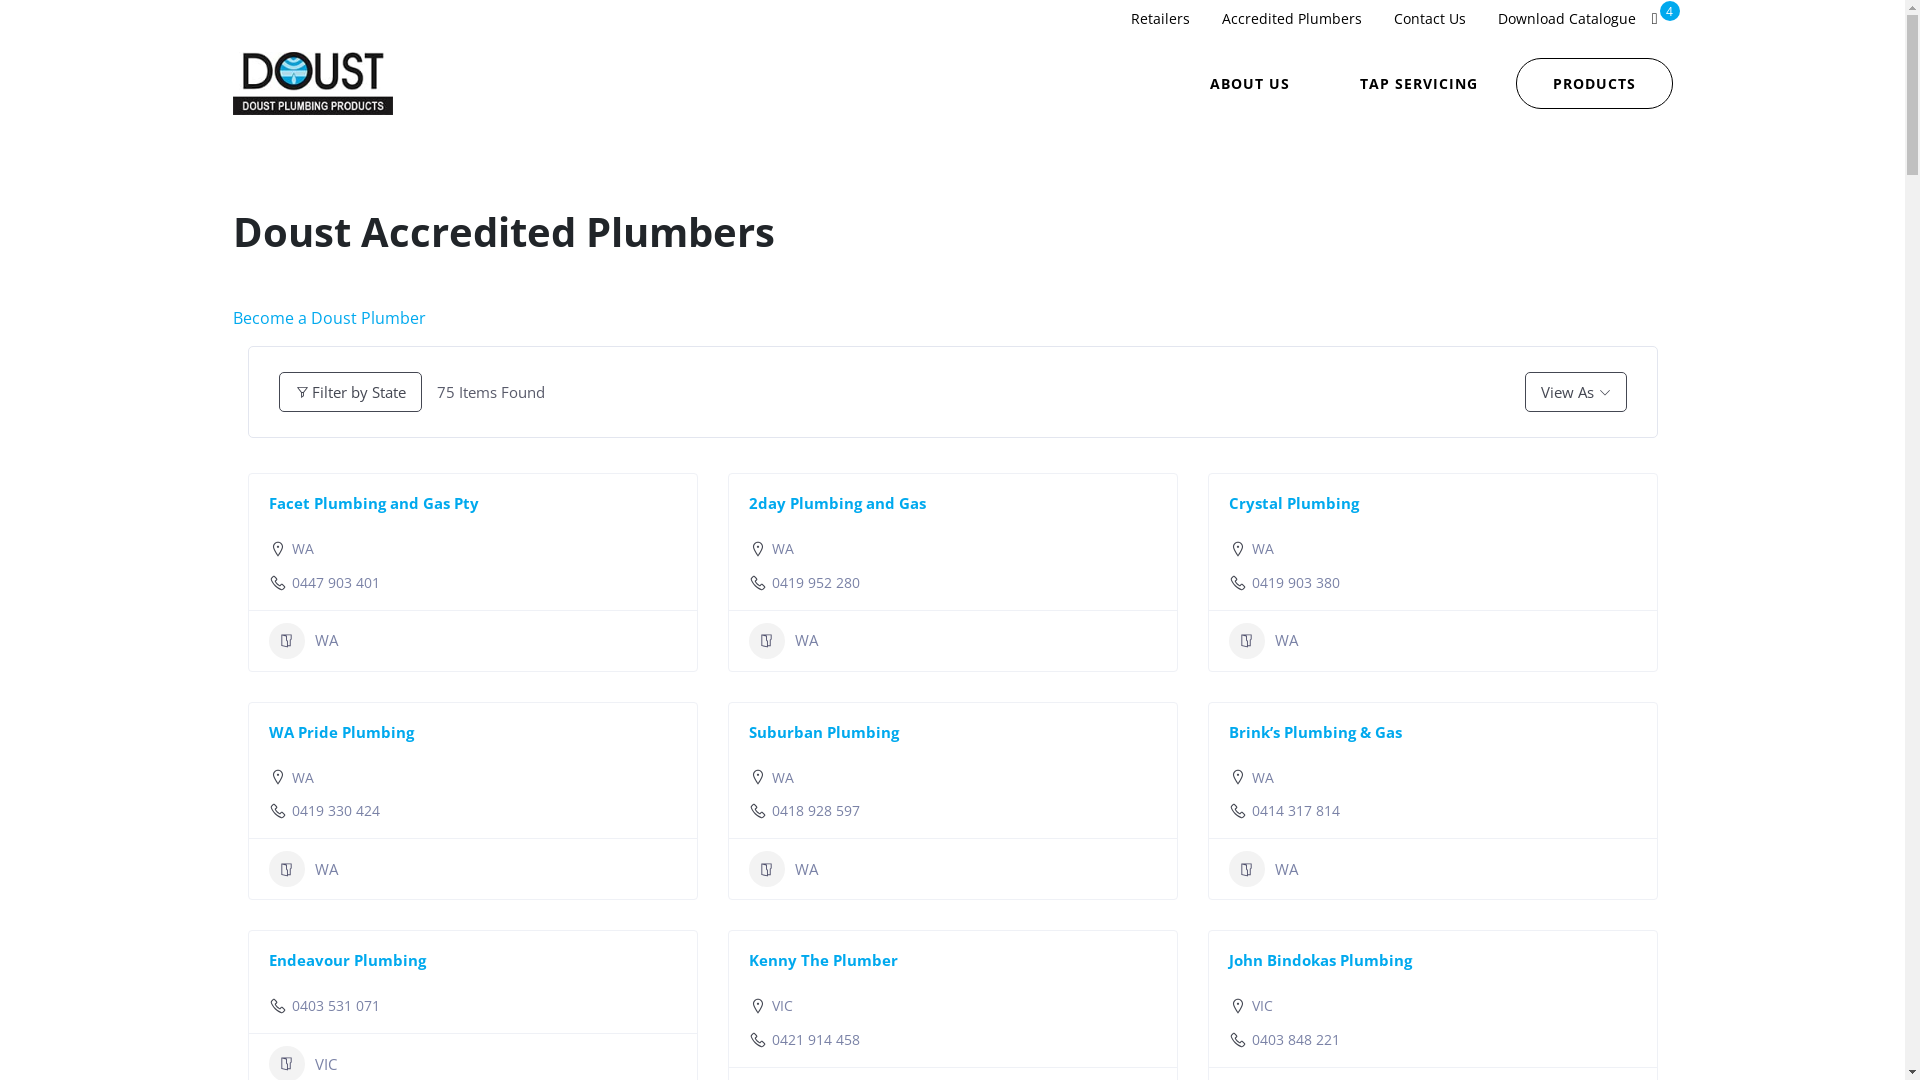 This screenshot has width=1920, height=1080. Describe the element at coordinates (1296, 810) in the screenshot. I see `'0414 317 814'` at that location.